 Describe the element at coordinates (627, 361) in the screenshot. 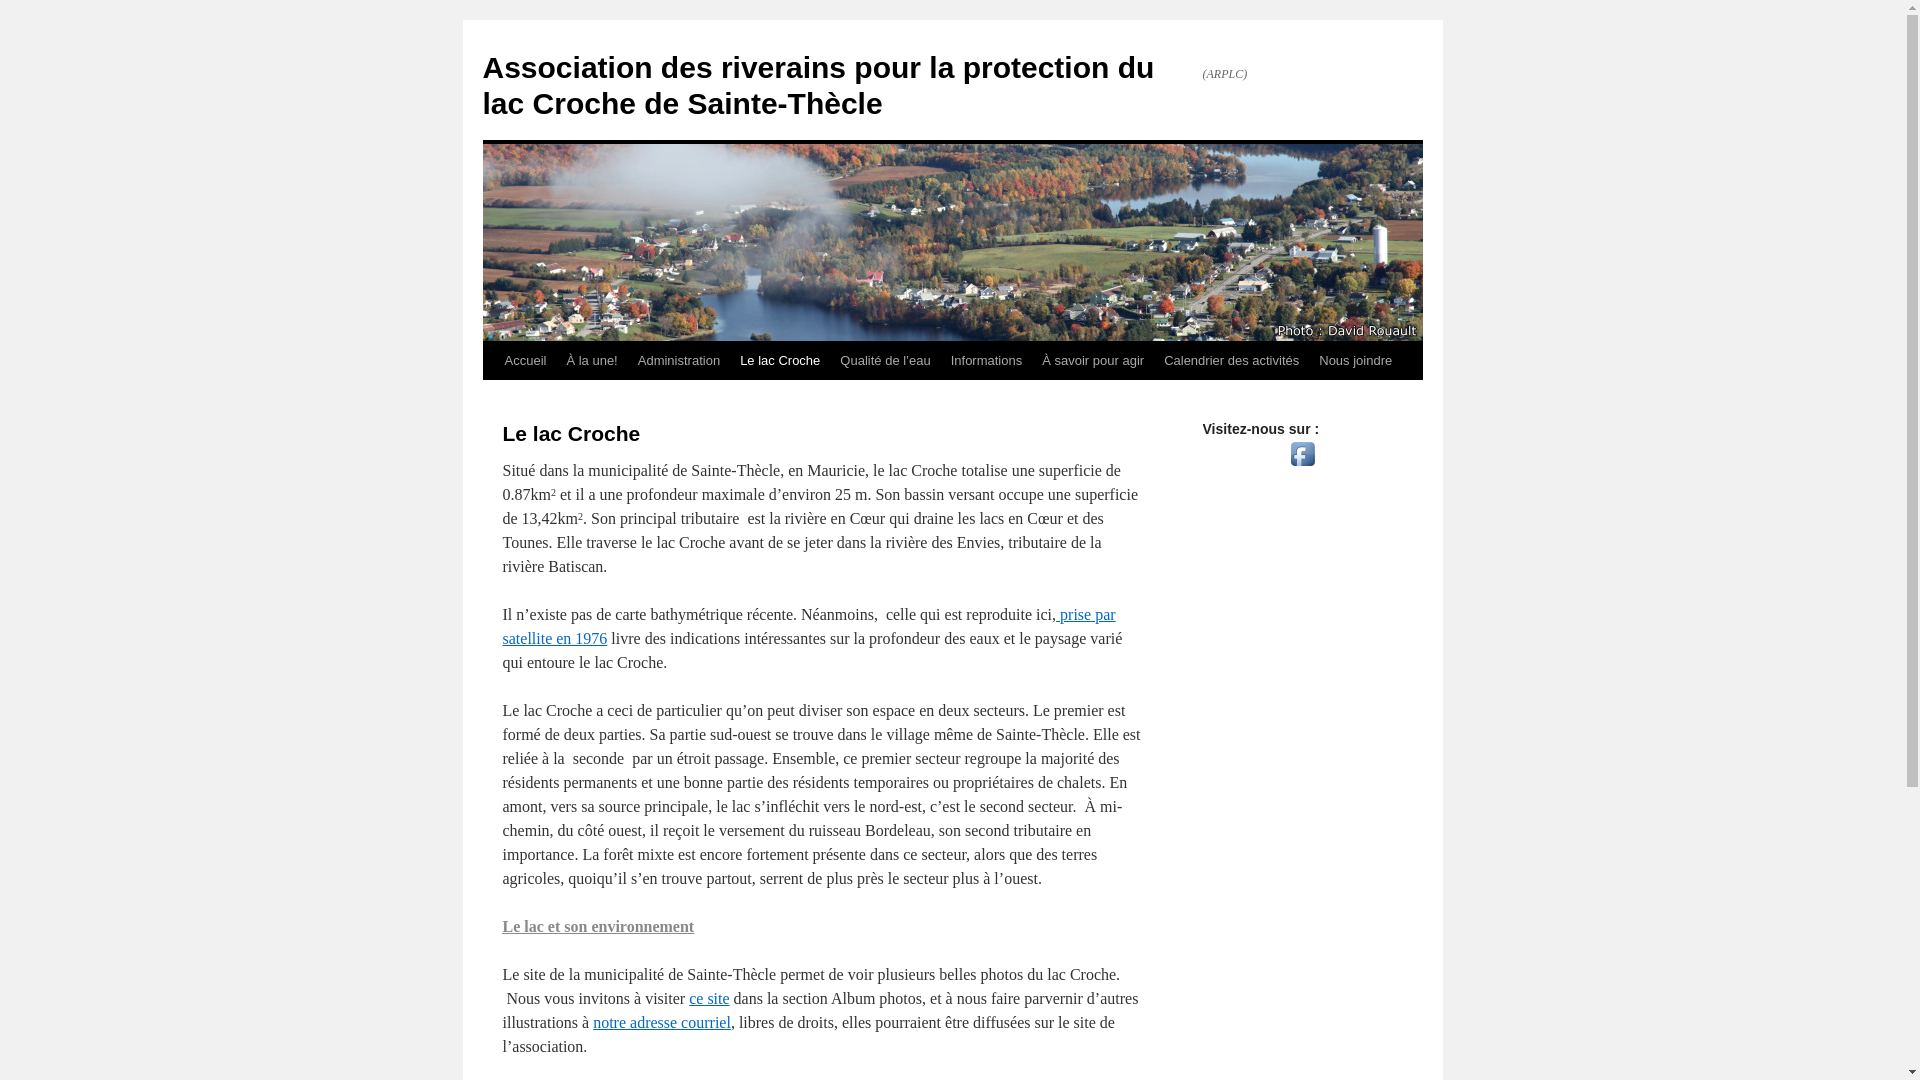

I see `'Administration'` at that location.